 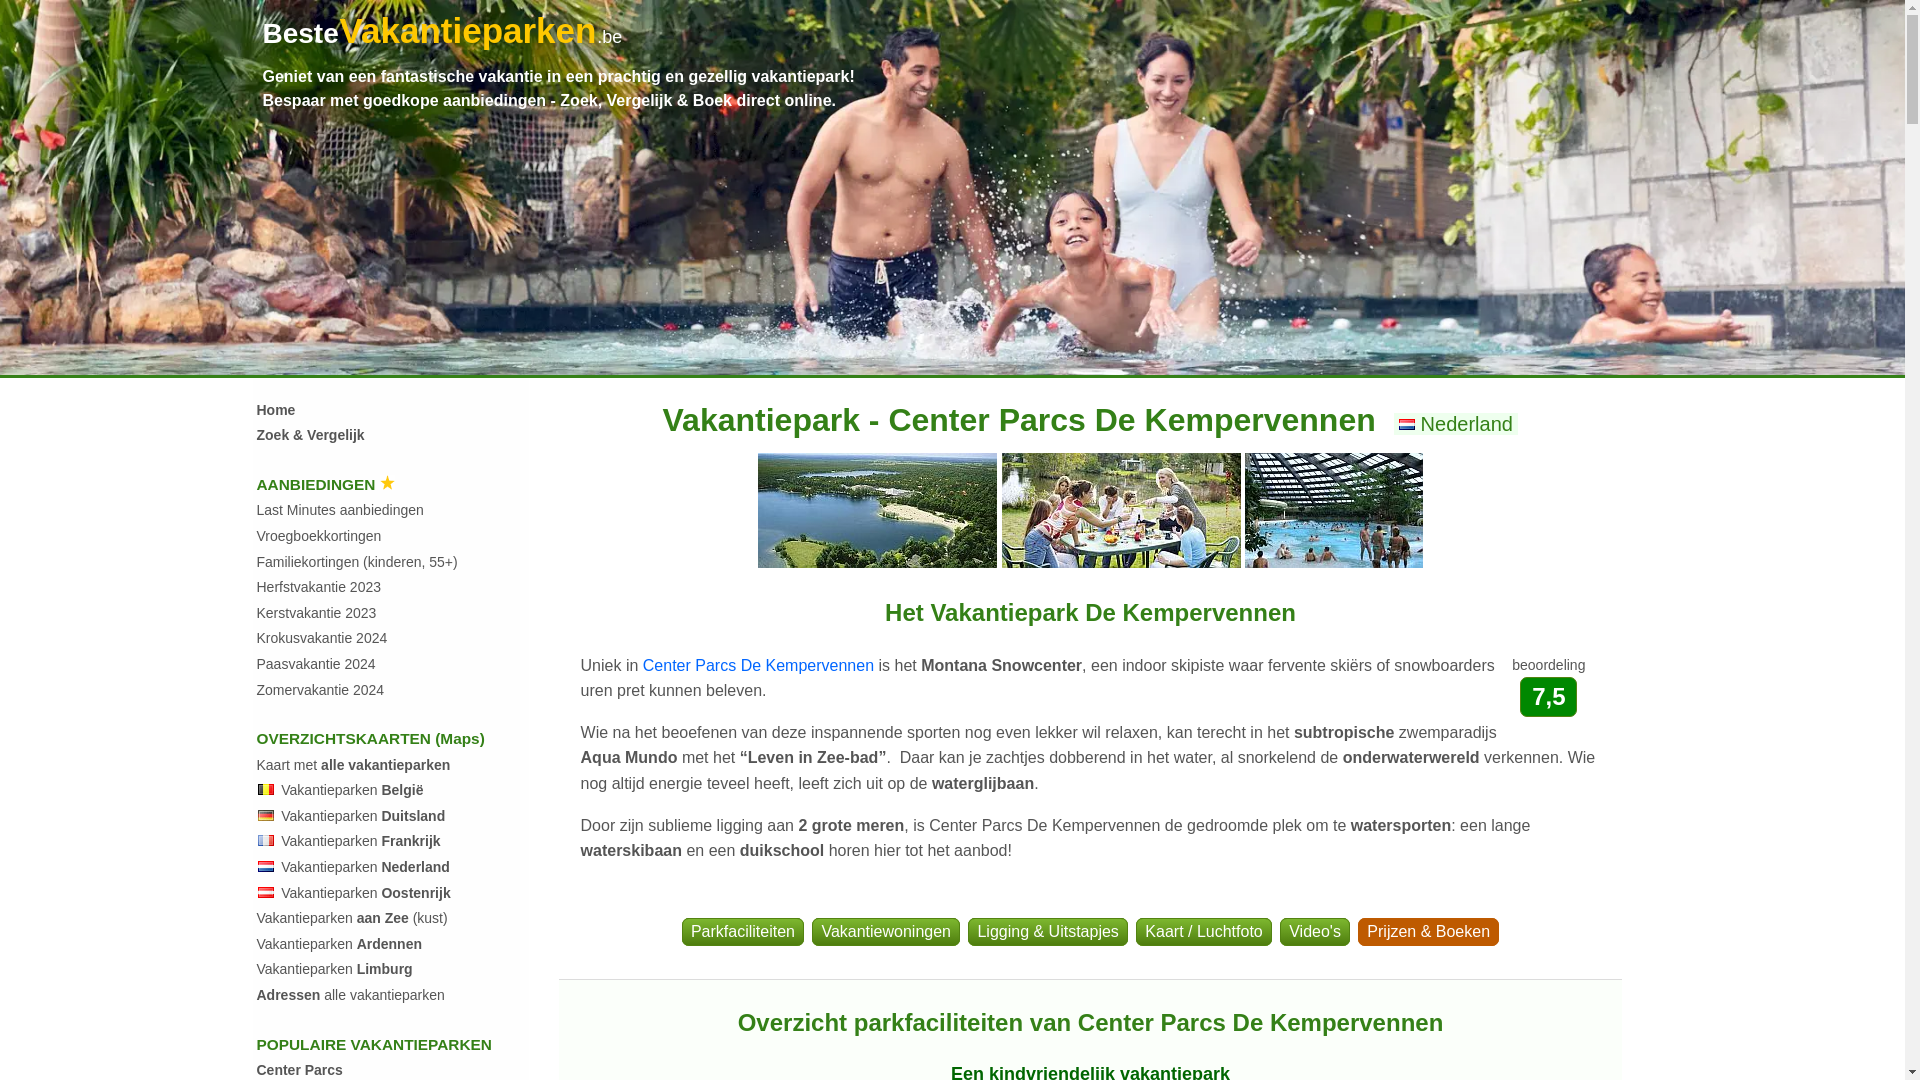 What do you see at coordinates (885, 932) in the screenshot?
I see `'Vakantiewoningen'` at bounding box center [885, 932].